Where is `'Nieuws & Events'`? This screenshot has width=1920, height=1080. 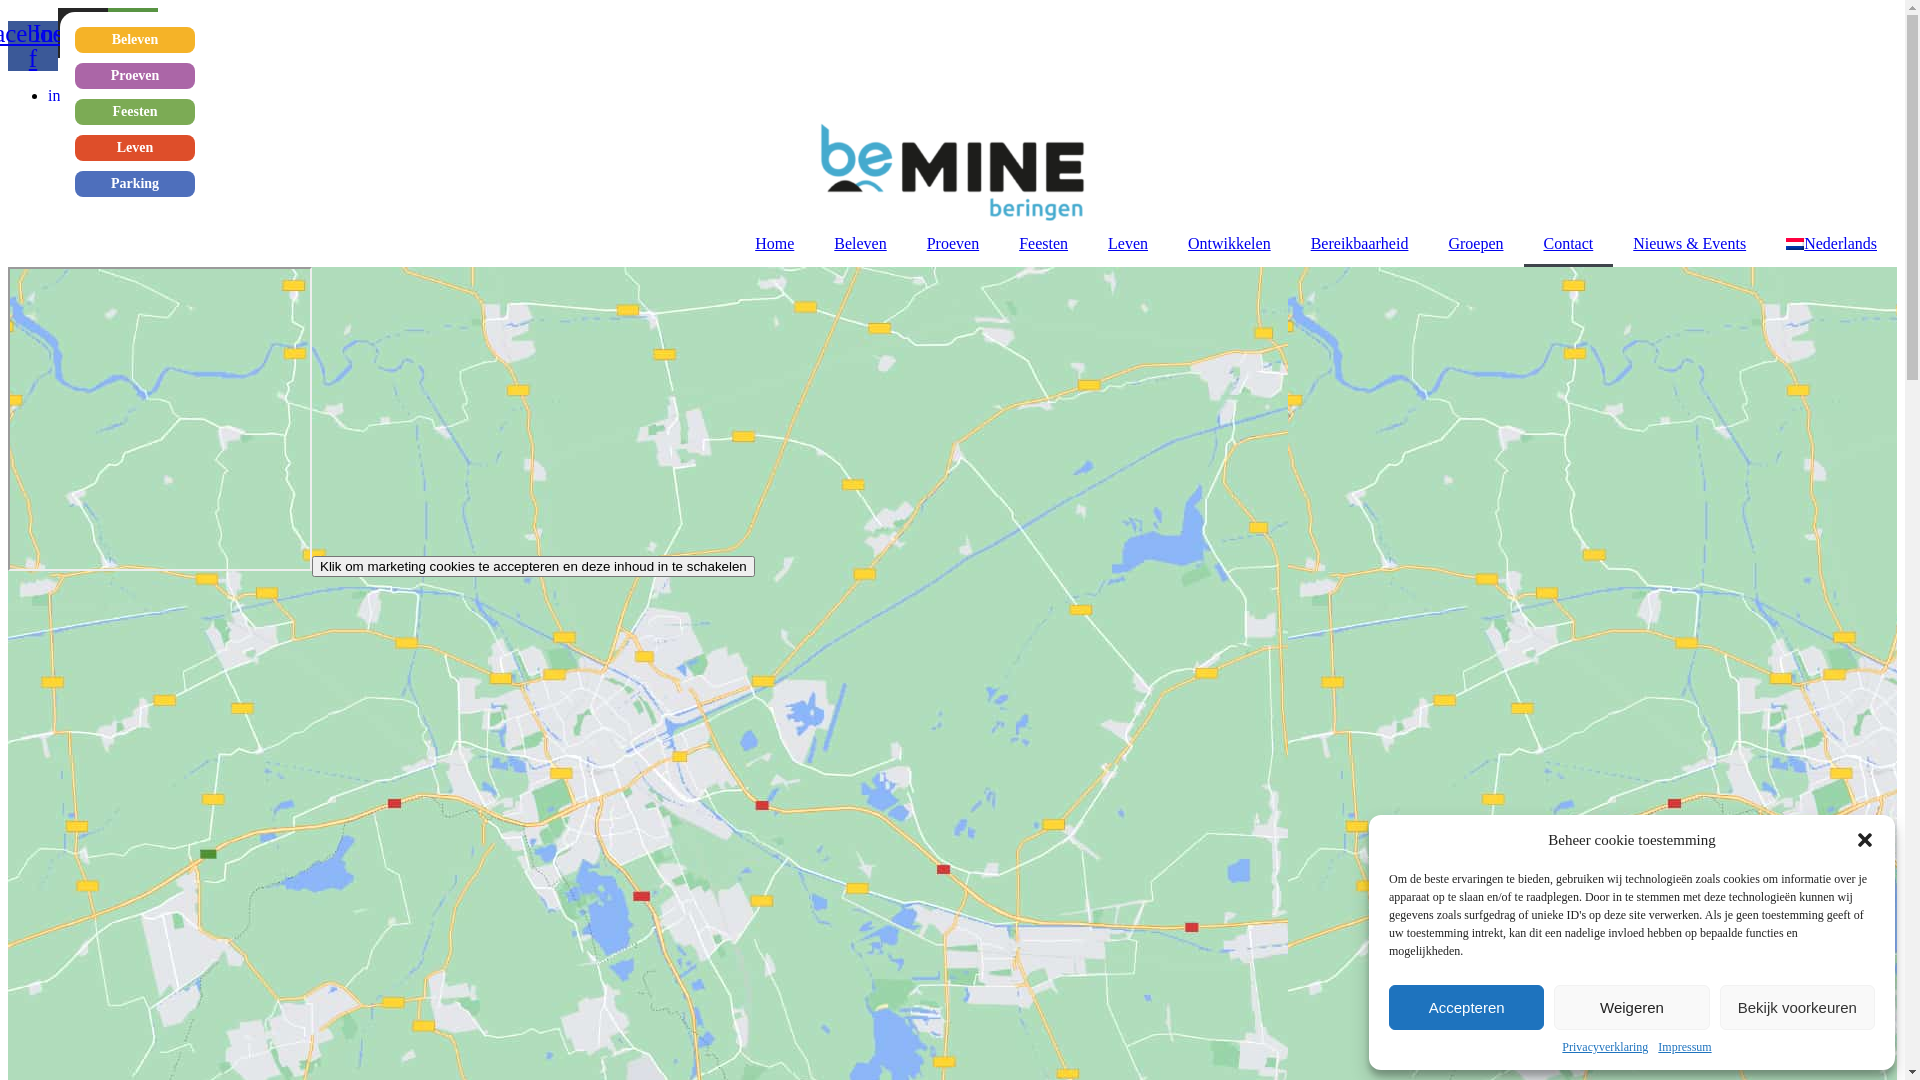
'Nieuws & Events' is located at coordinates (1688, 242).